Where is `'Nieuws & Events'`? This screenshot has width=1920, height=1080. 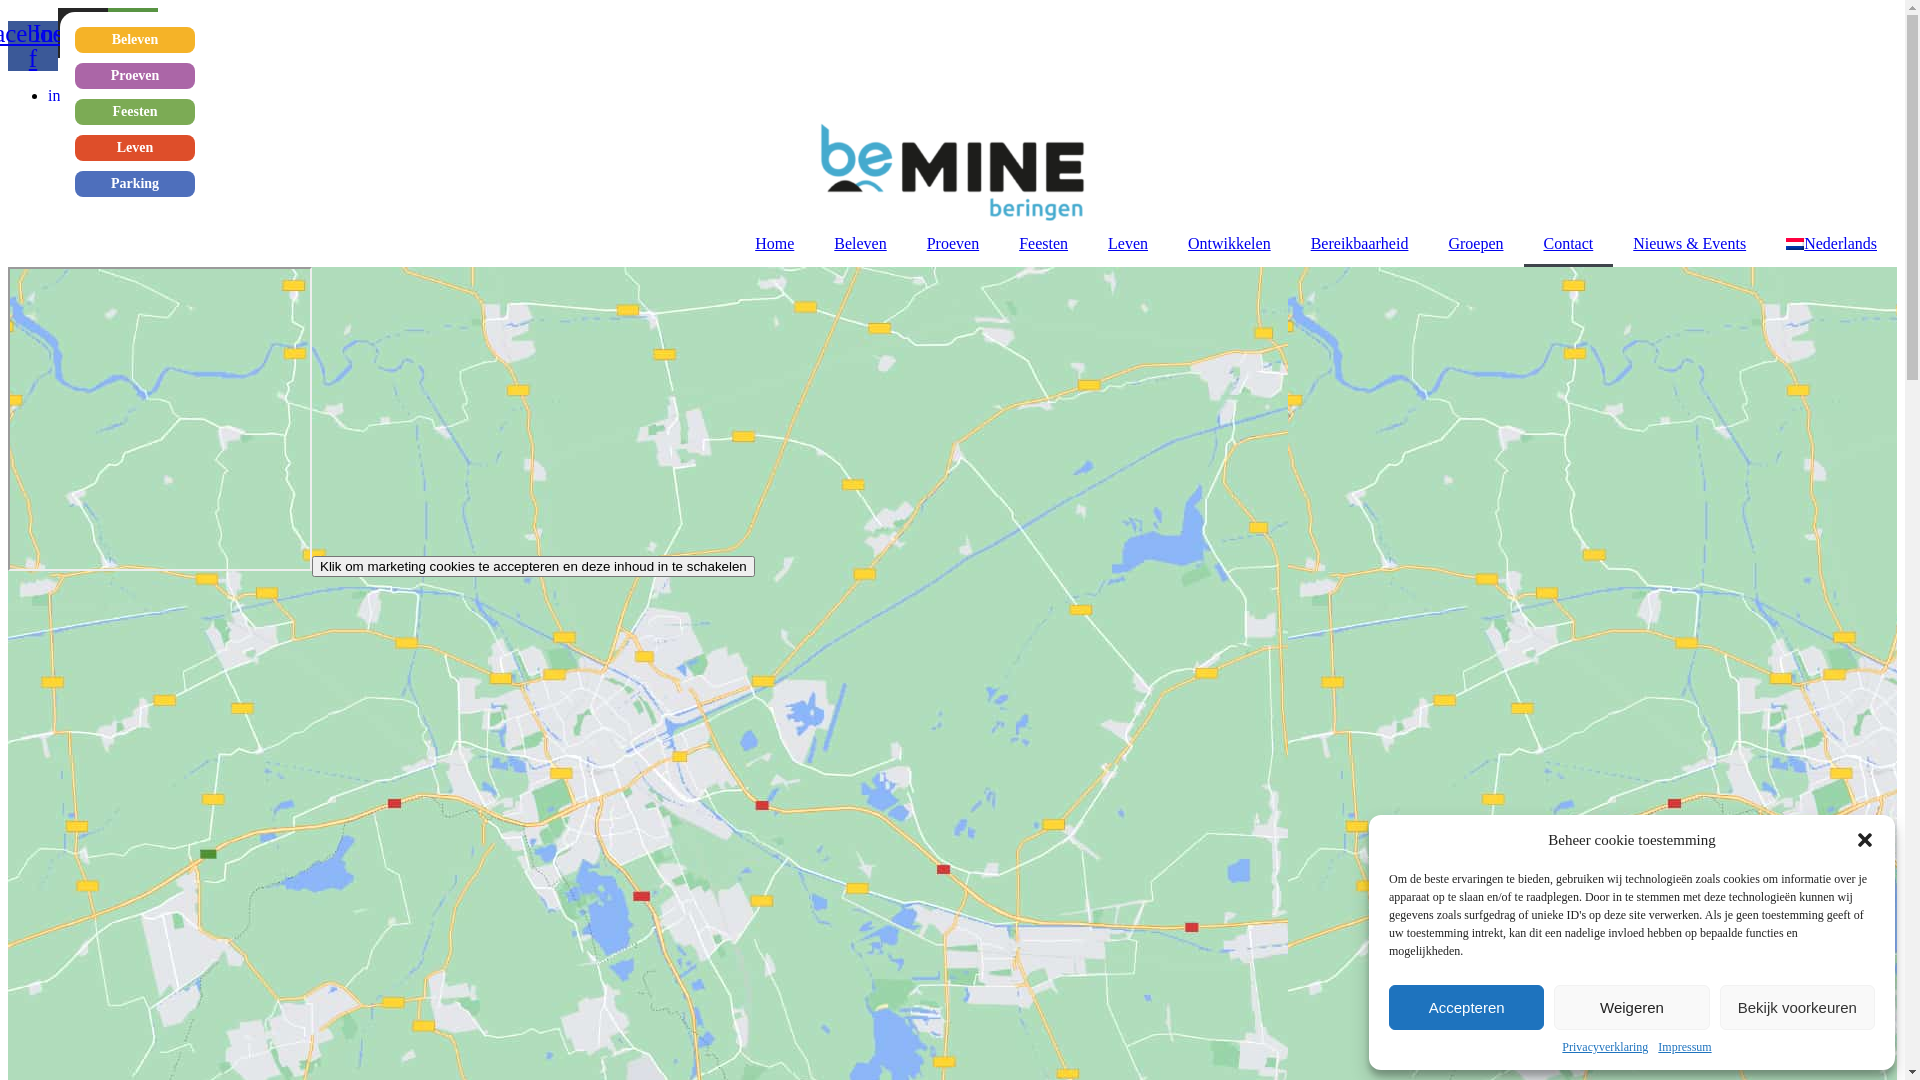
'Nieuws & Events' is located at coordinates (1688, 242).